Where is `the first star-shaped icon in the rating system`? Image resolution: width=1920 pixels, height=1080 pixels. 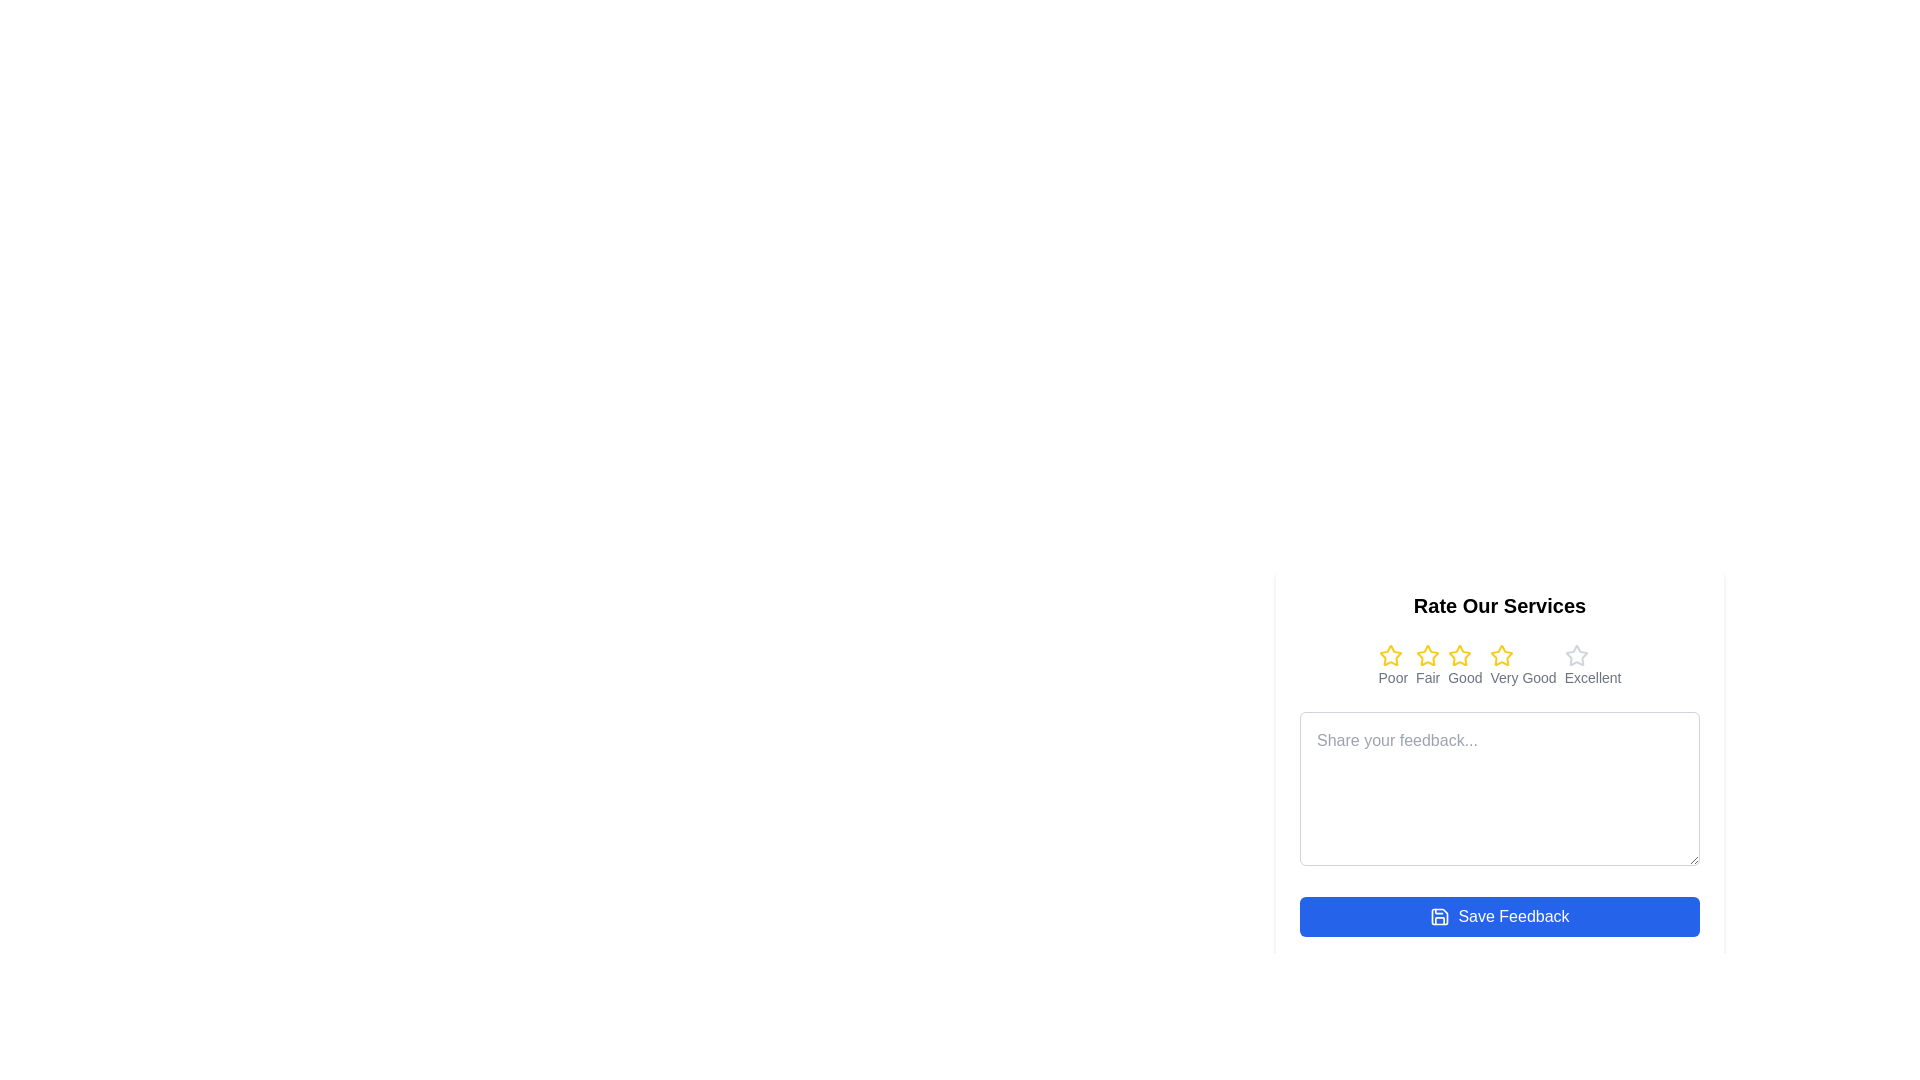
the first star-shaped icon in the rating system is located at coordinates (1389, 655).